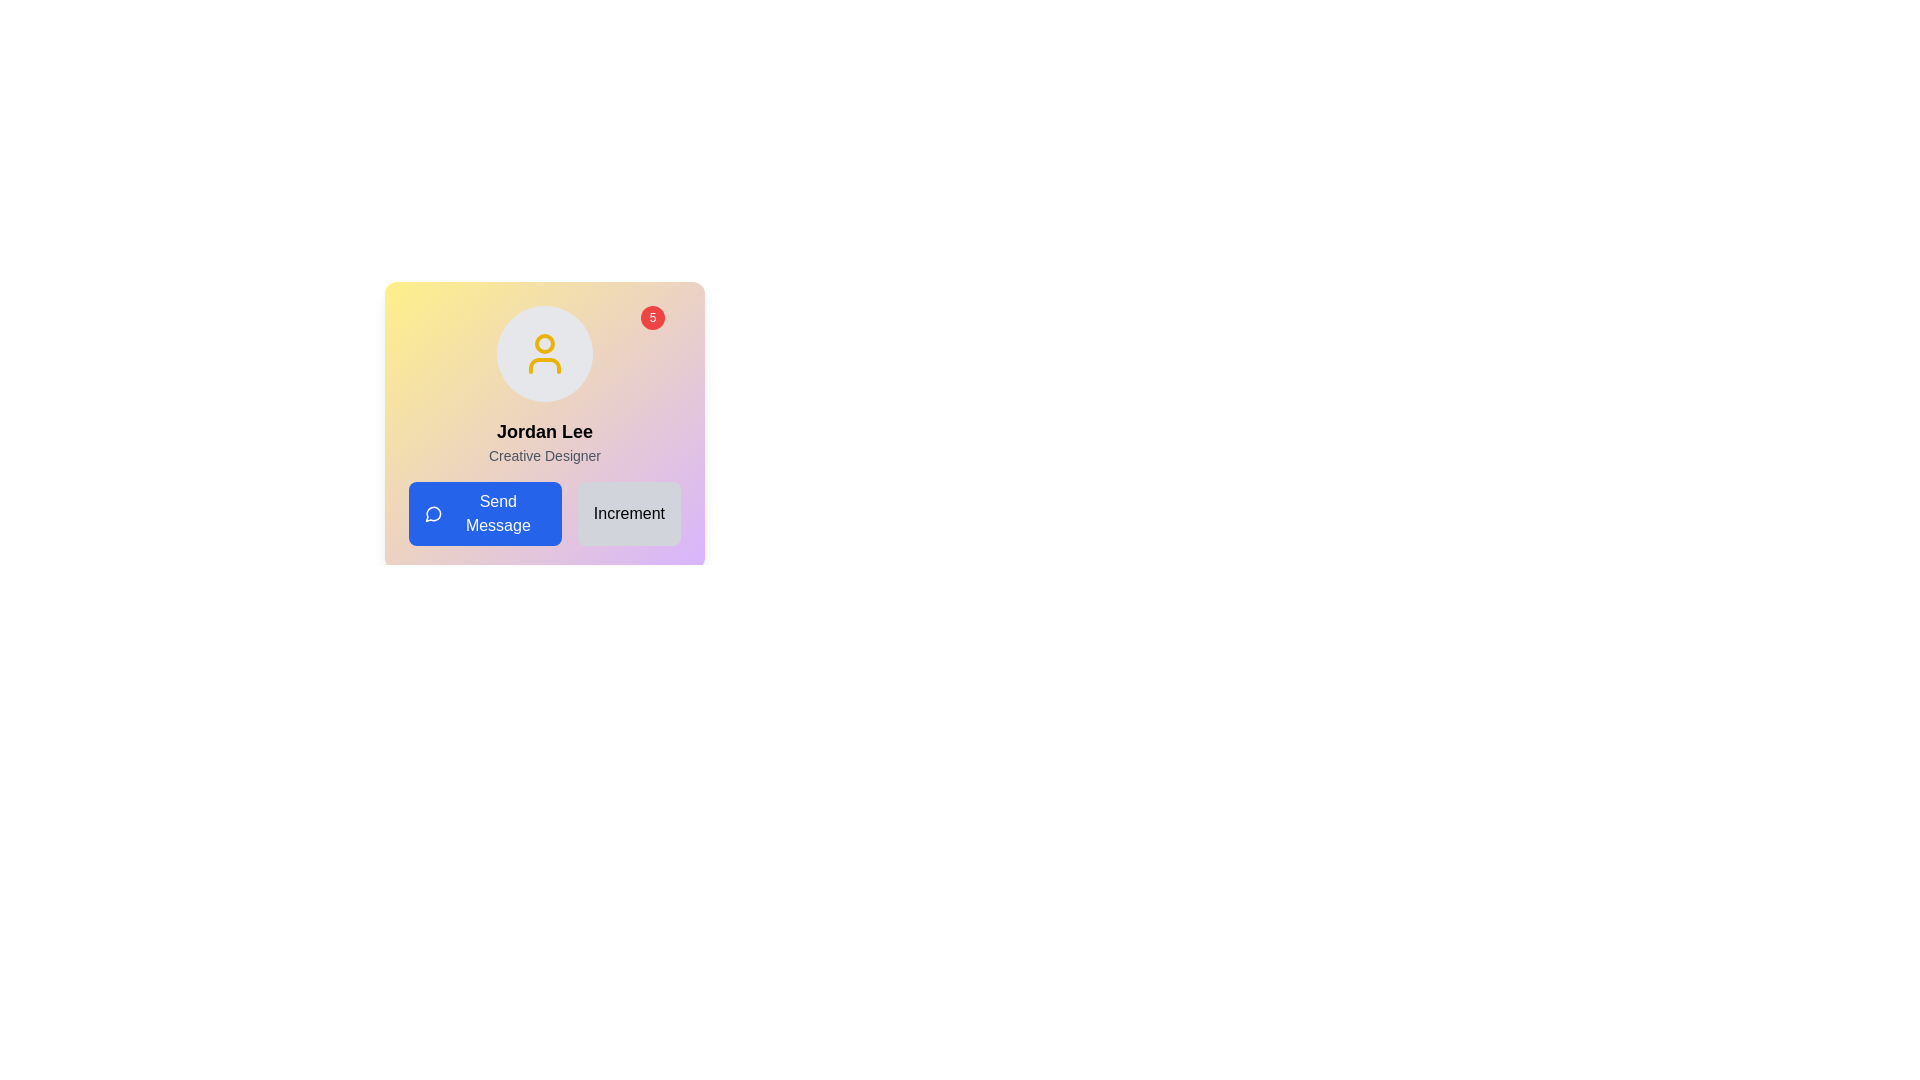  Describe the element at coordinates (652, 316) in the screenshot. I see `the content displayed in the Notification Badge, which is a small red circular element showing the number '5'` at that location.